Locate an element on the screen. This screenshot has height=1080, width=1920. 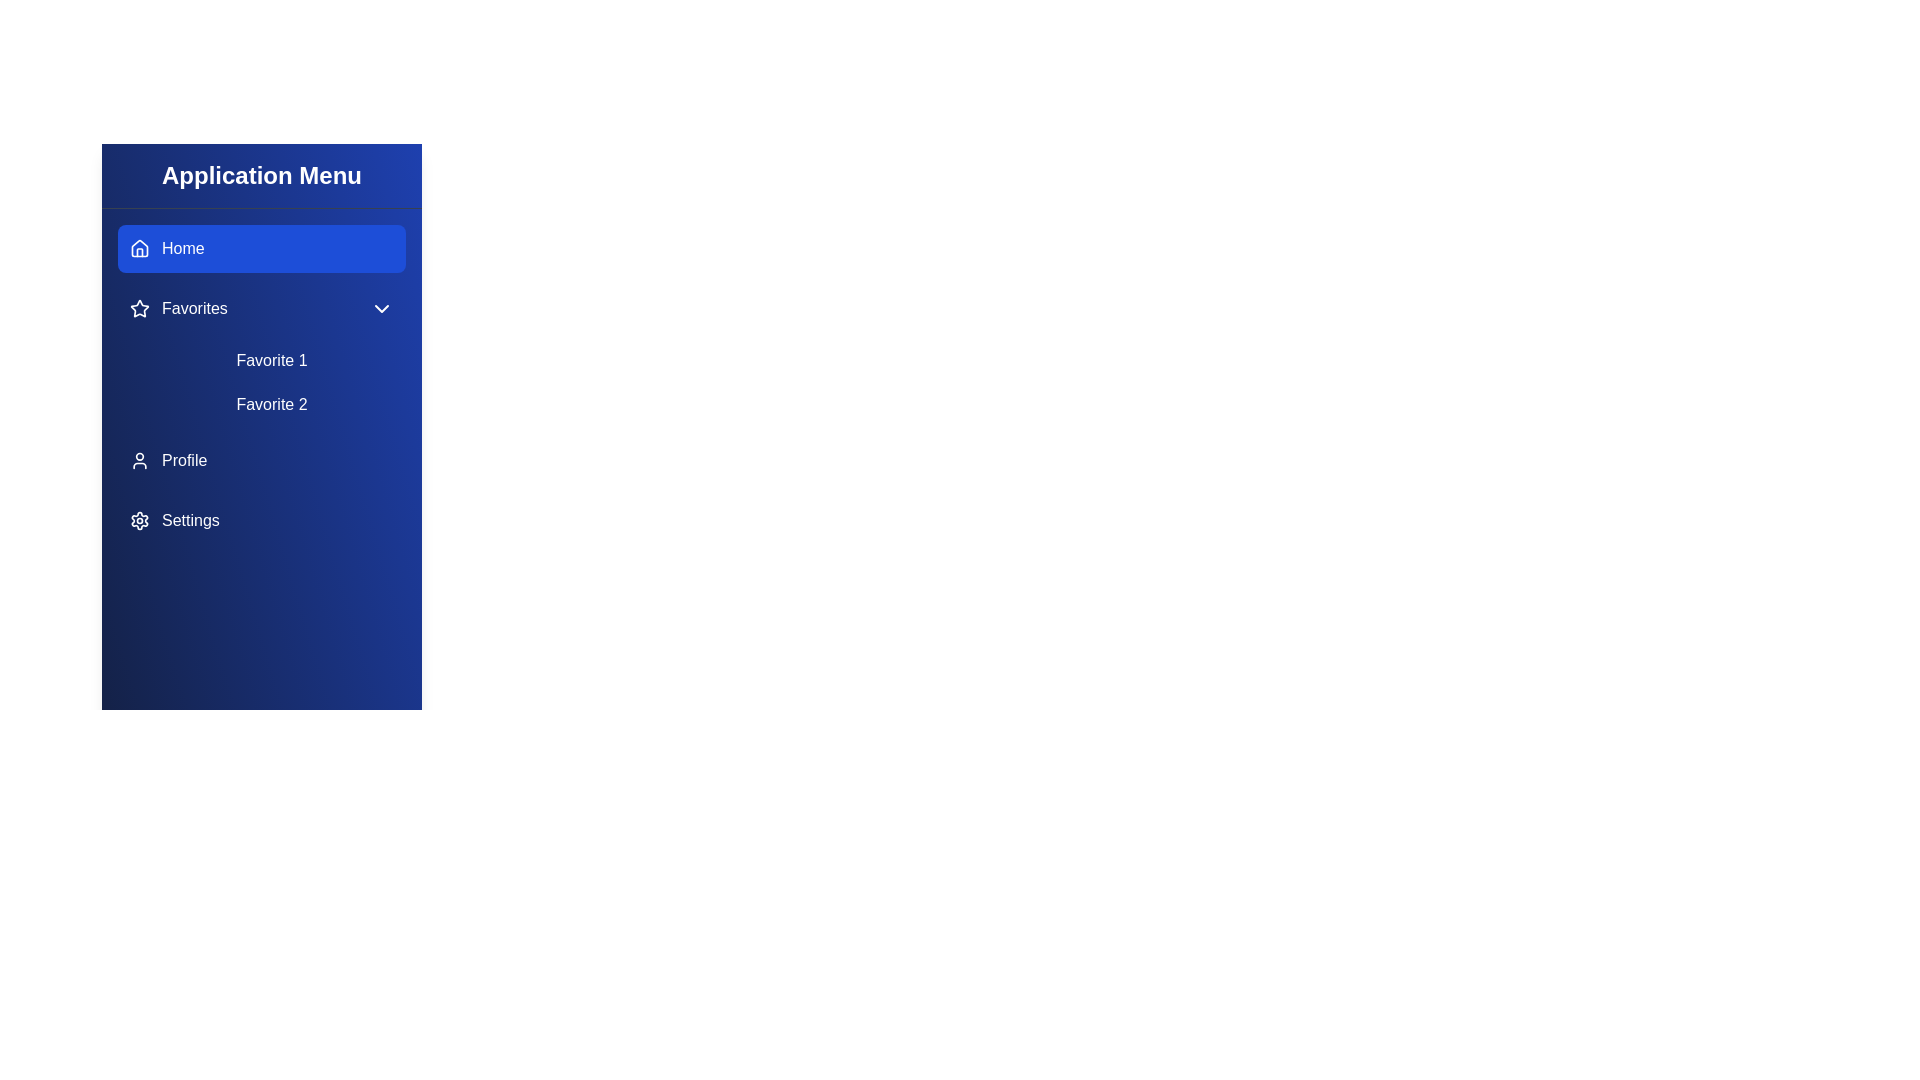
the 'Home' text label within the blue button located in the left sidebar menu, adjacent to the house-shaped icon is located at coordinates (183, 248).